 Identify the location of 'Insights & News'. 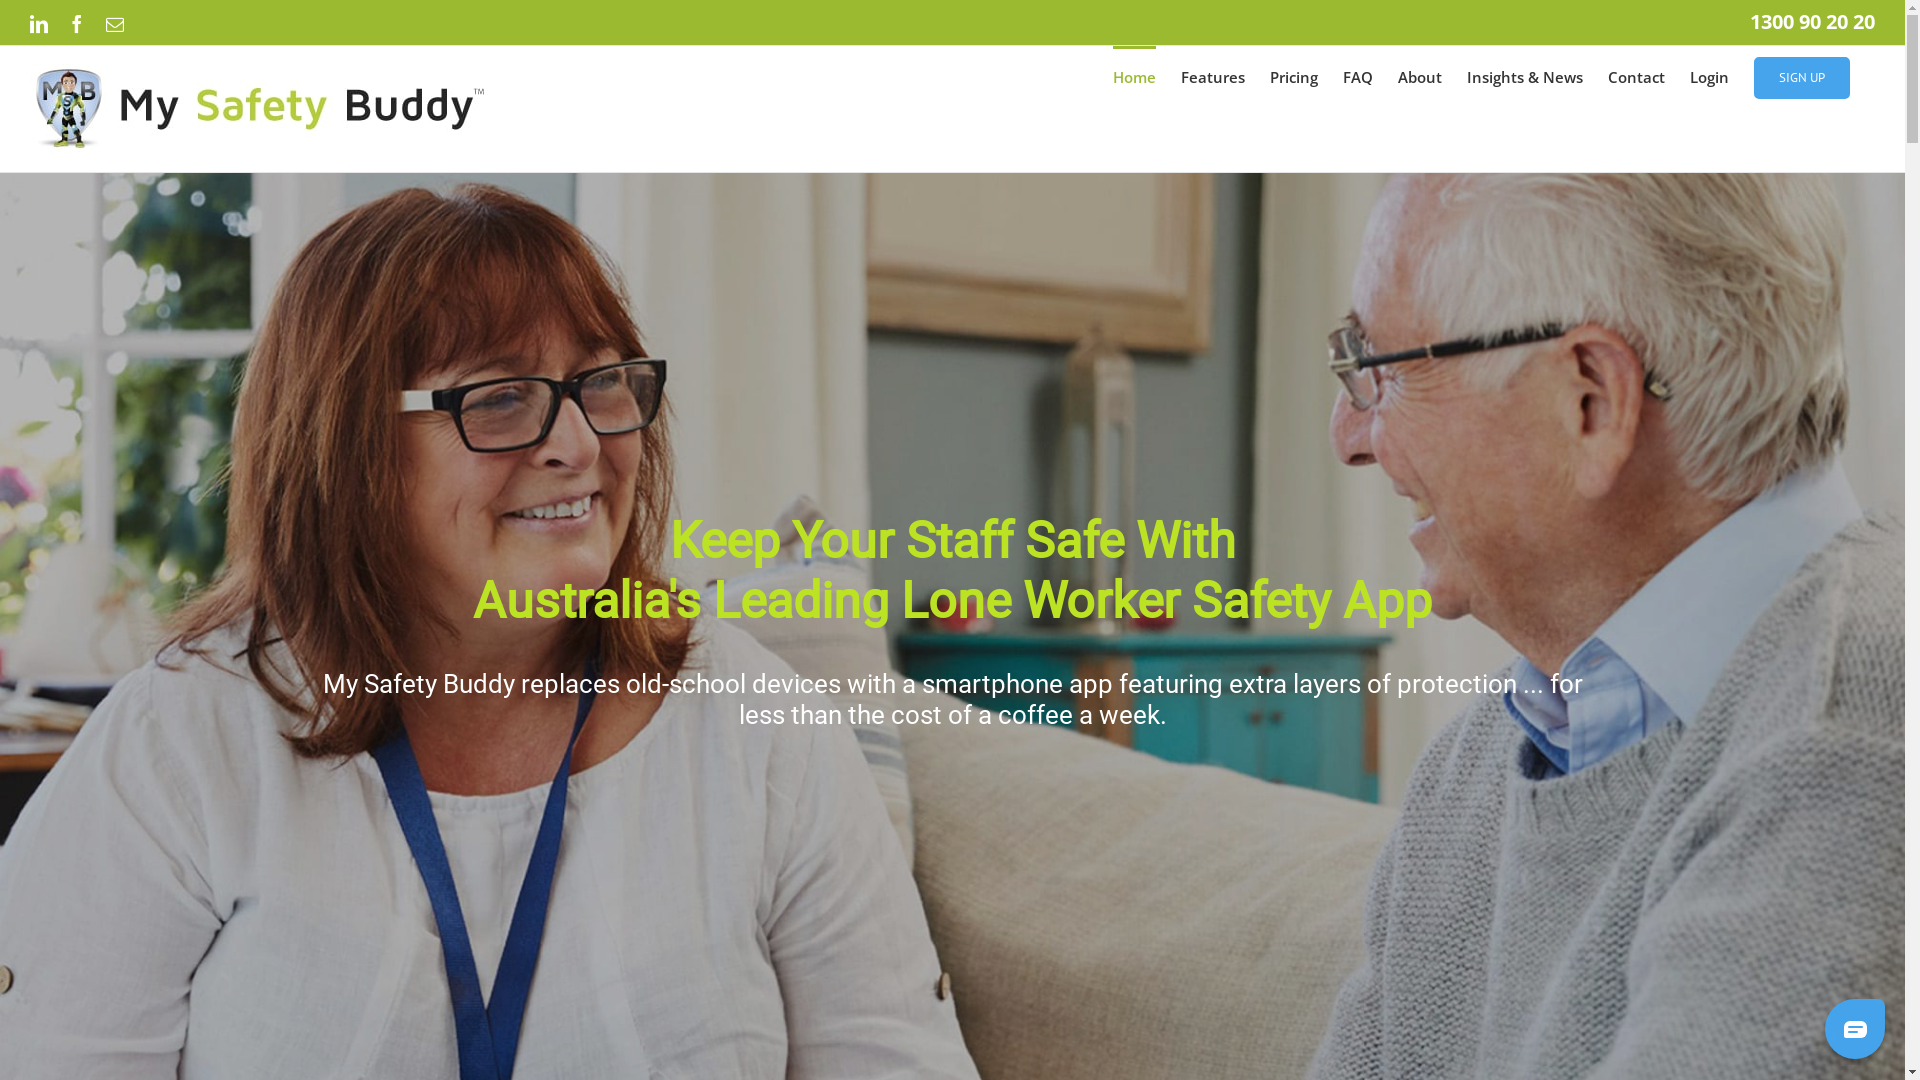
(1524, 75).